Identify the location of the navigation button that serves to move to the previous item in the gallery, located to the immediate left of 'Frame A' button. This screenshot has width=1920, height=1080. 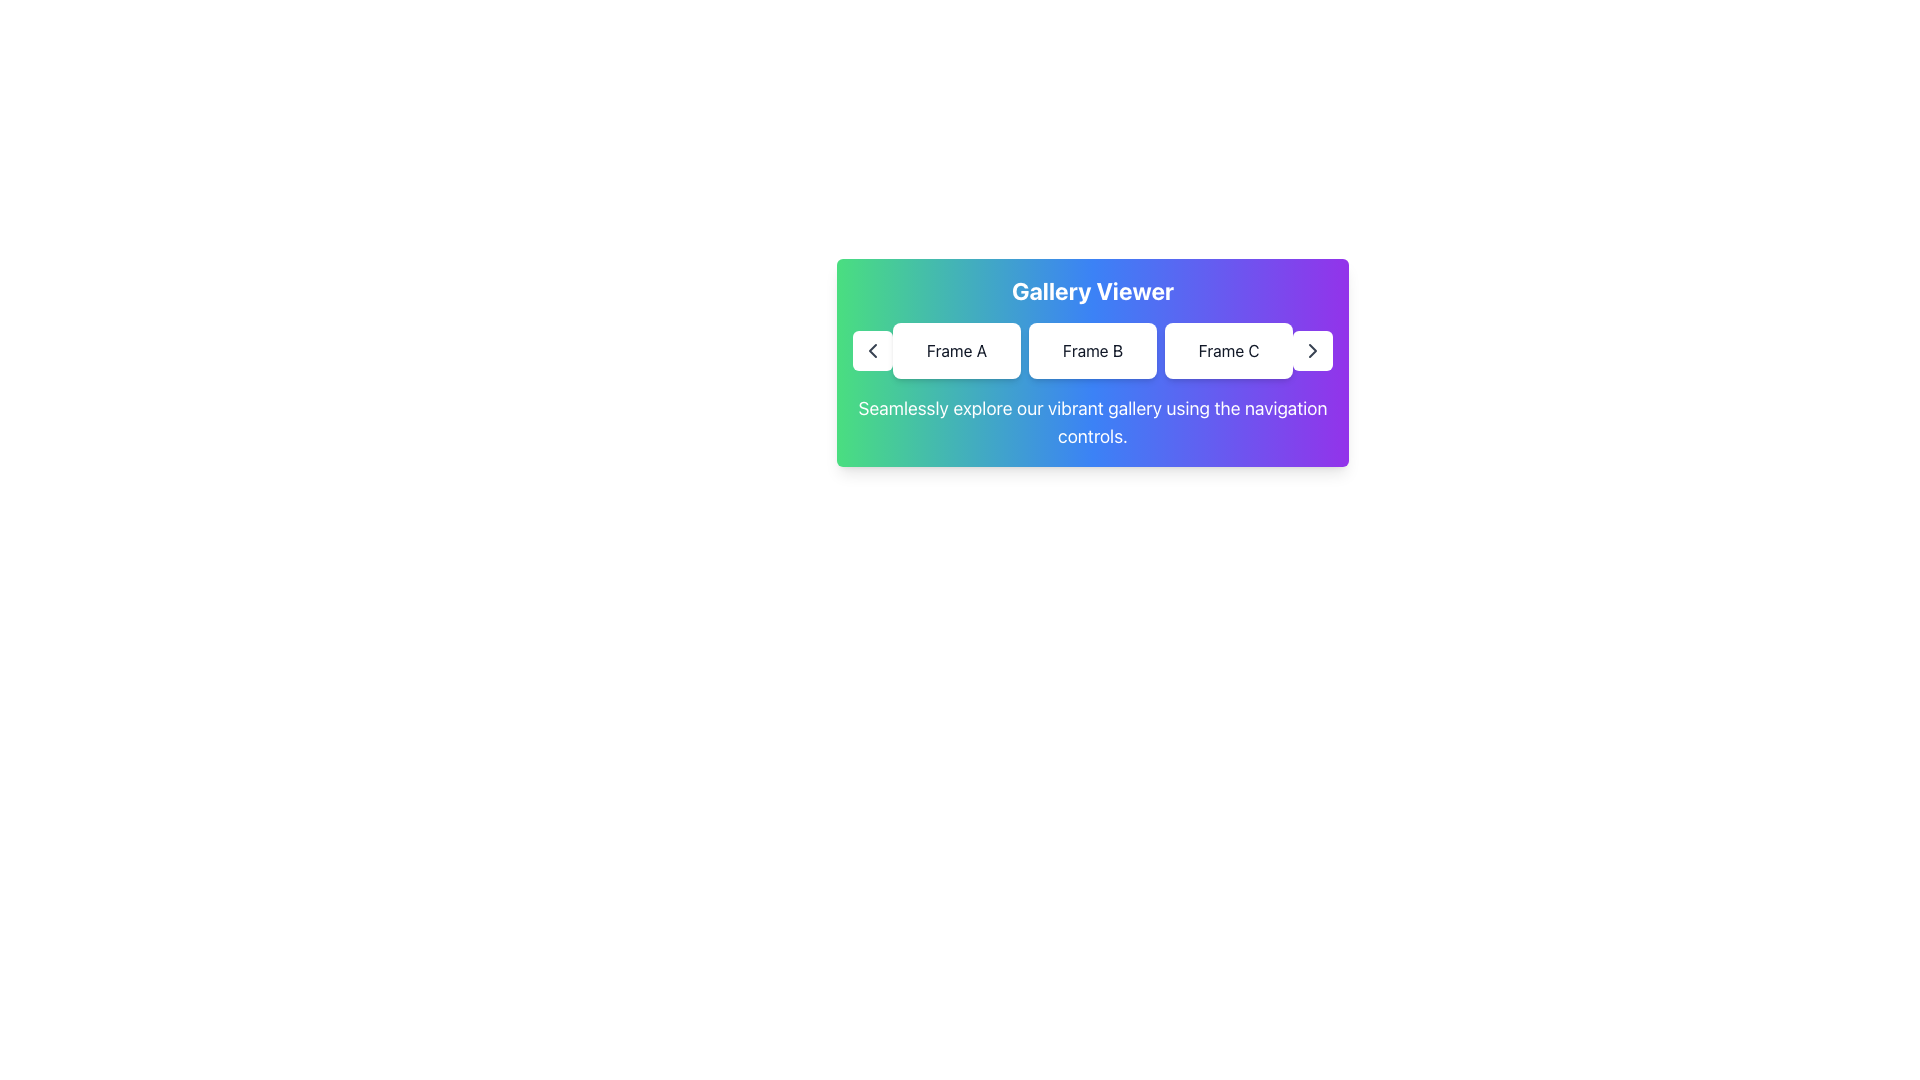
(873, 350).